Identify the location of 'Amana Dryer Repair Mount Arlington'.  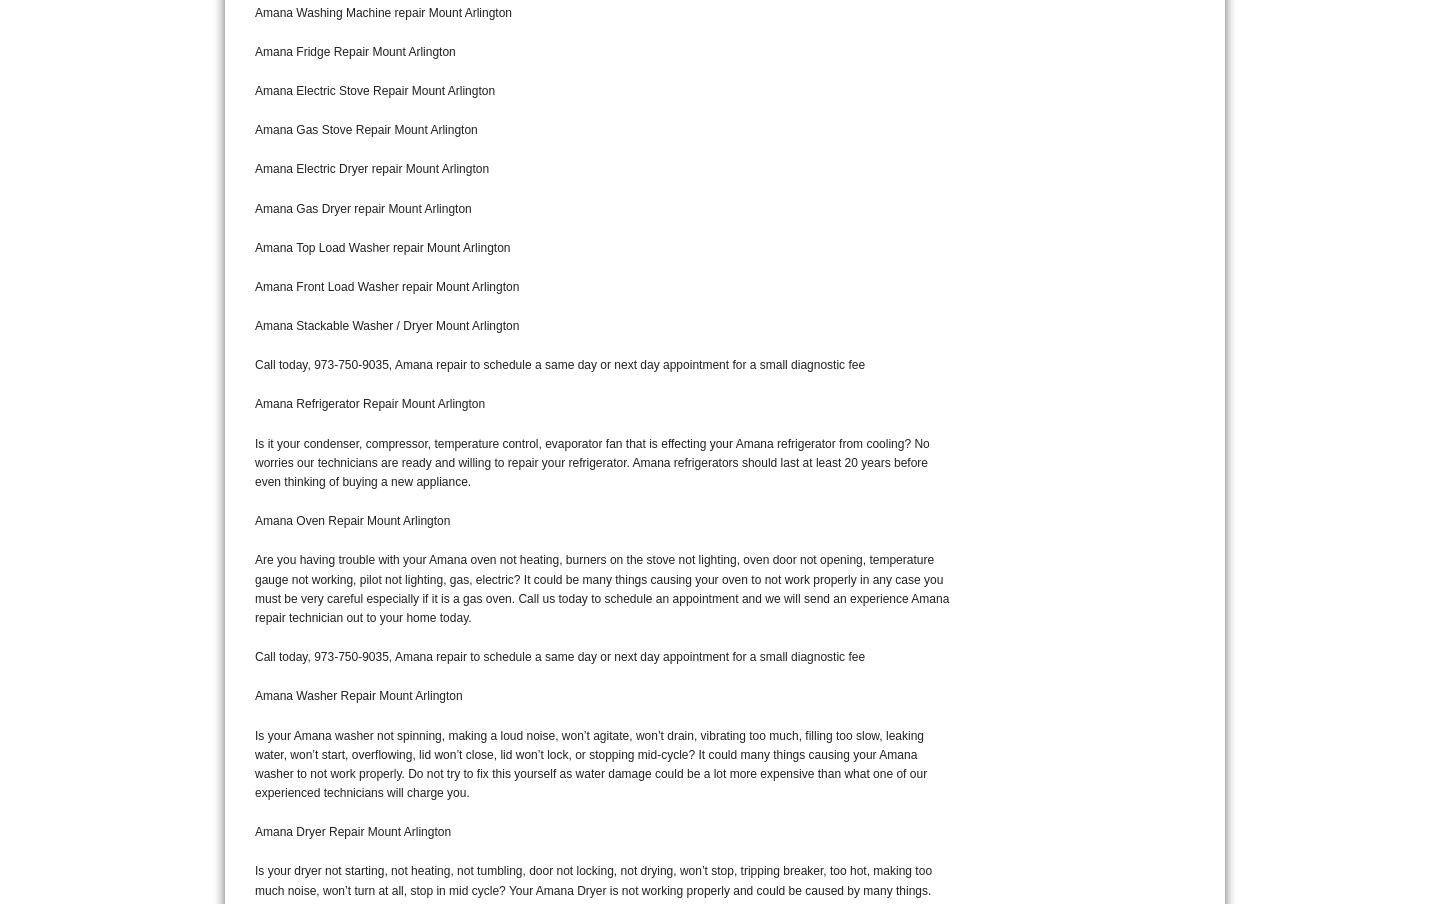
(352, 831).